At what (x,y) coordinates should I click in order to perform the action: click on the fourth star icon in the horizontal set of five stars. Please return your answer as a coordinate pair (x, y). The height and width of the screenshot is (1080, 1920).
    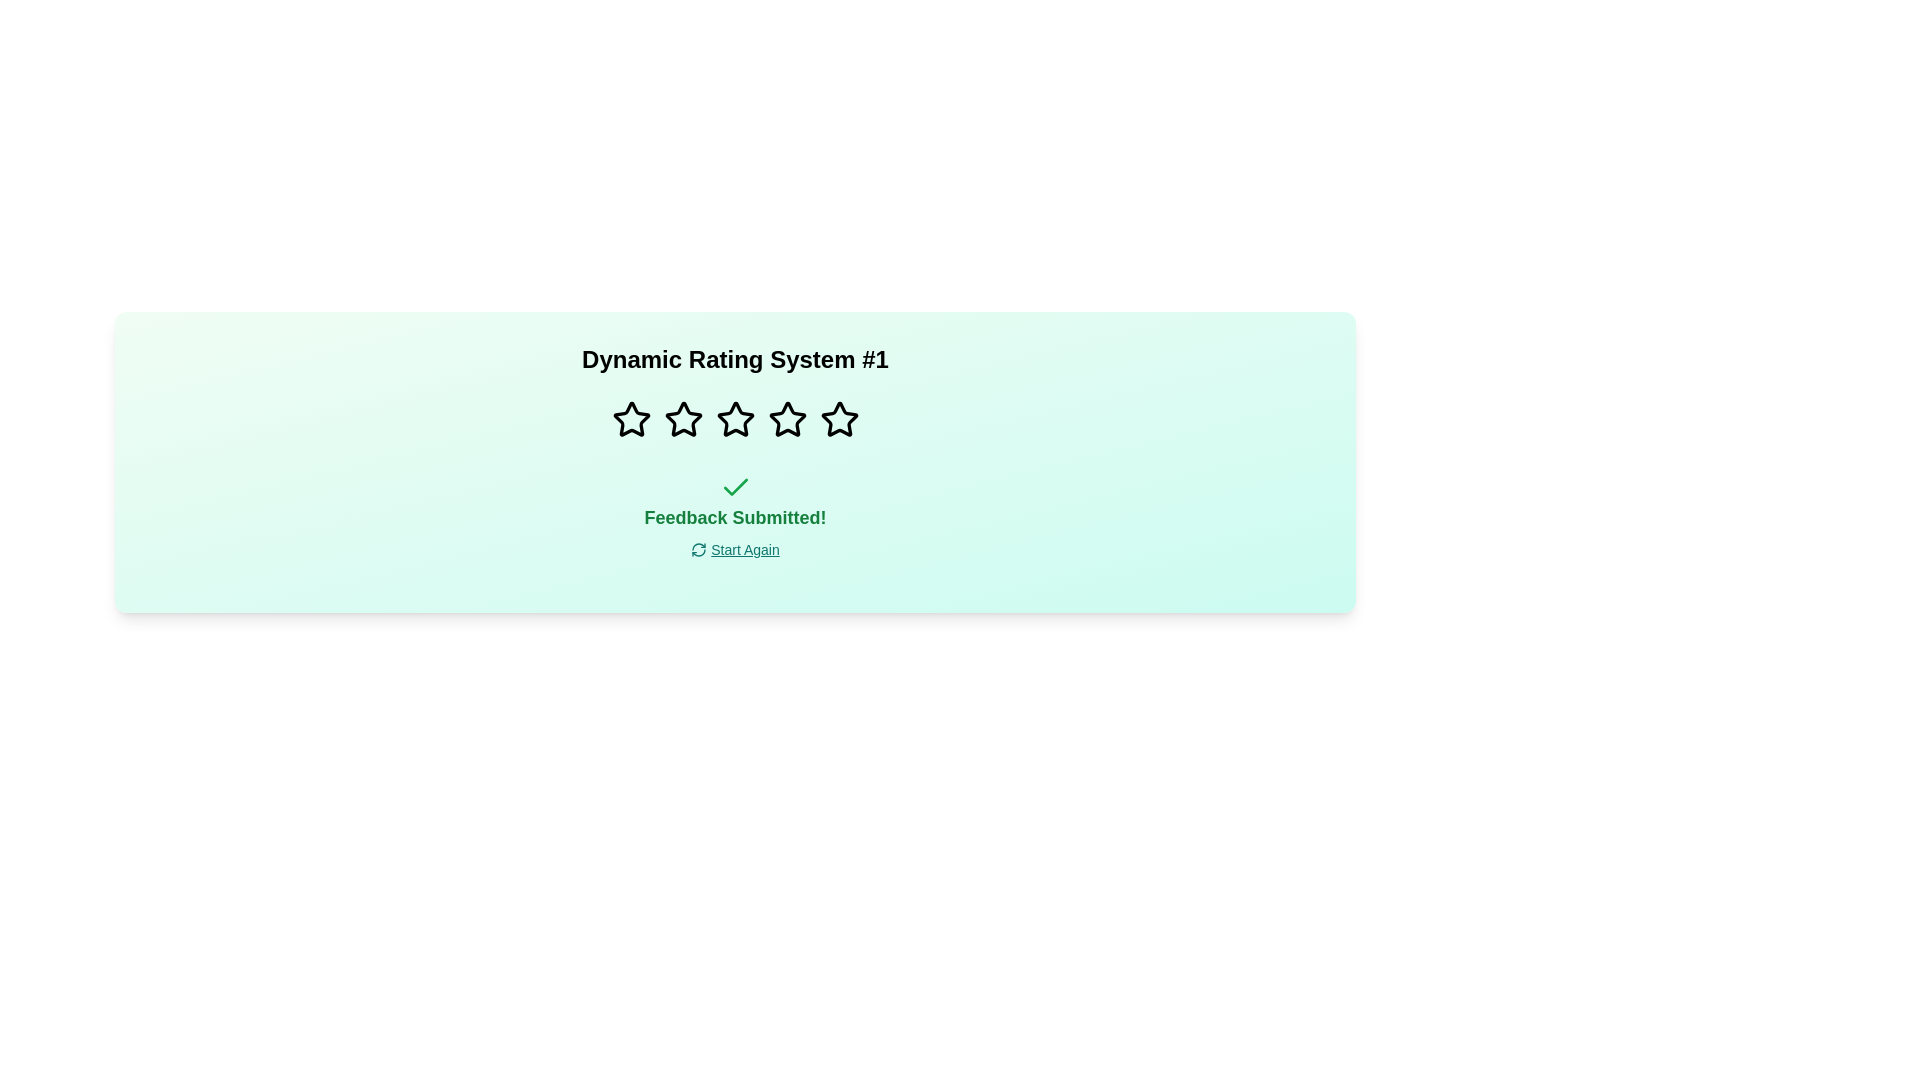
    Looking at the image, I should click on (786, 419).